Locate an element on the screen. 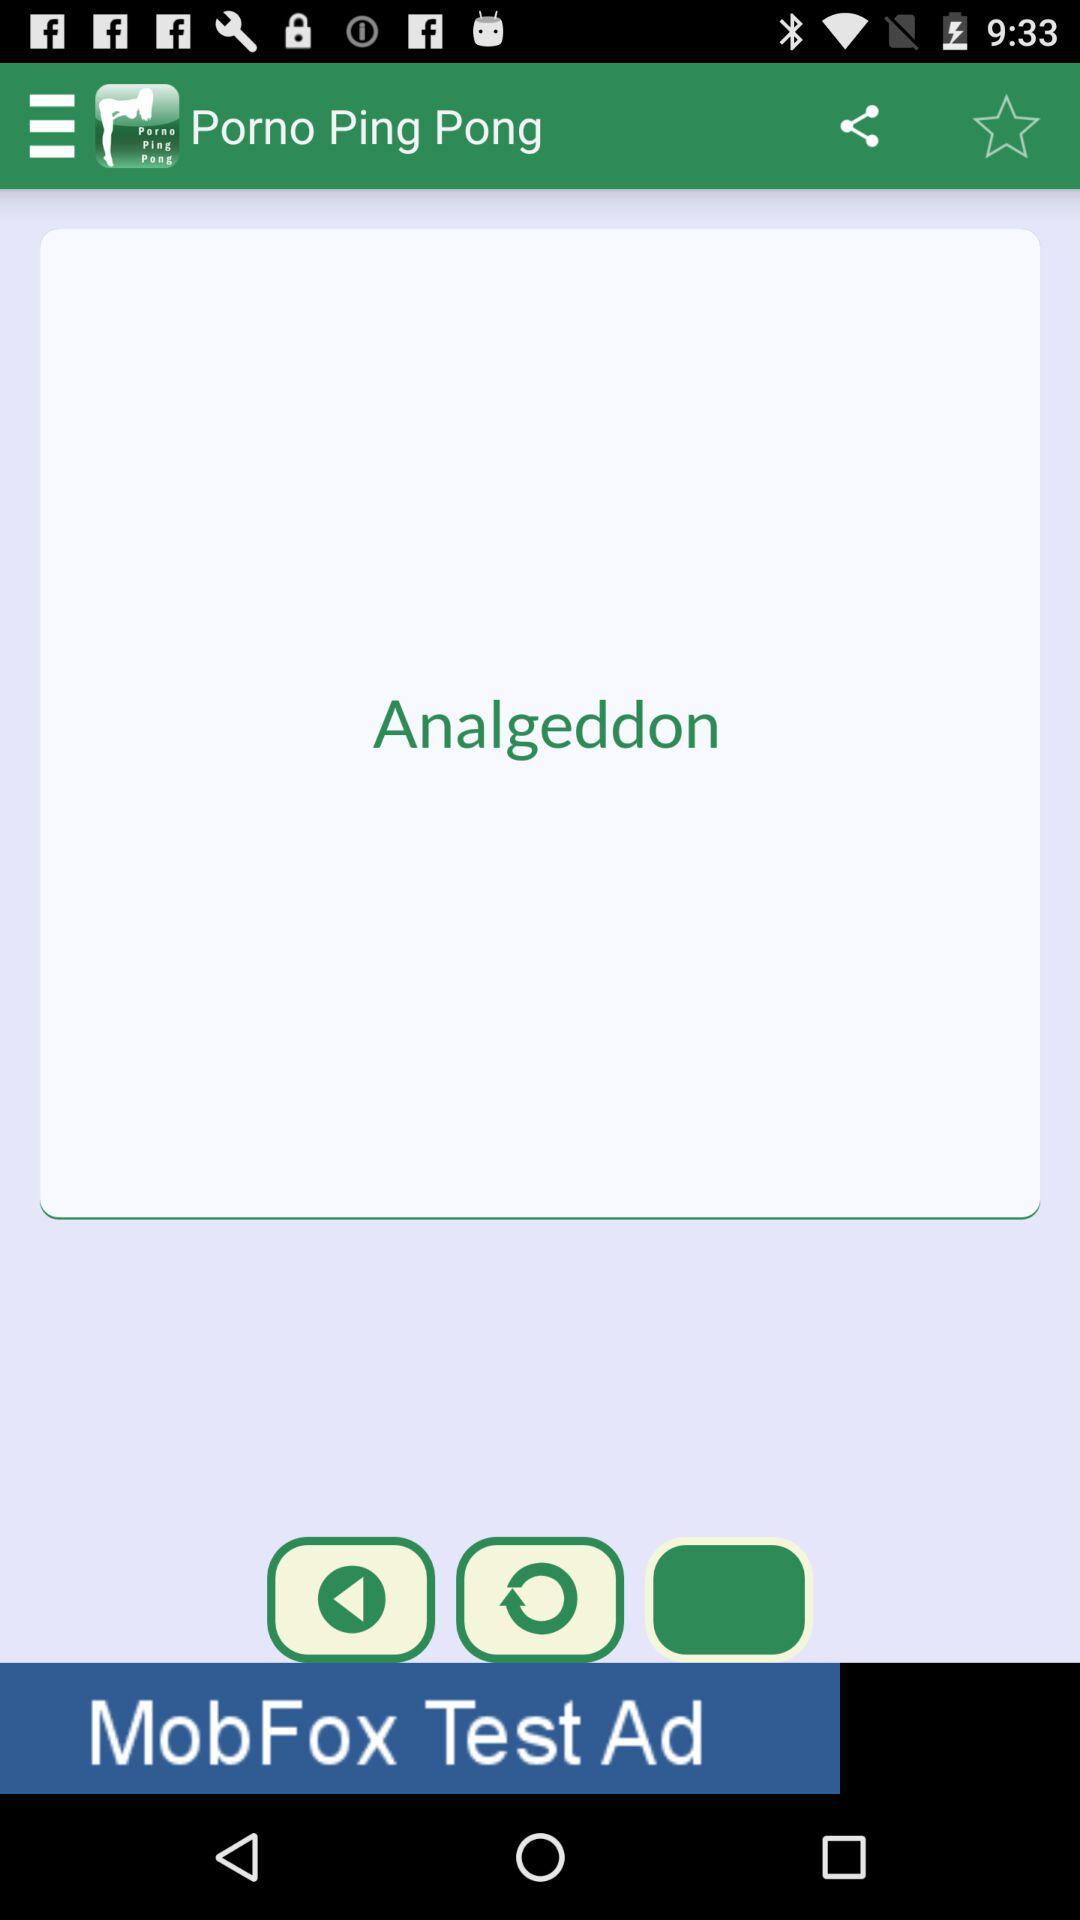 The width and height of the screenshot is (1080, 1920). the replay icon is located at coordinates (540, 1598).